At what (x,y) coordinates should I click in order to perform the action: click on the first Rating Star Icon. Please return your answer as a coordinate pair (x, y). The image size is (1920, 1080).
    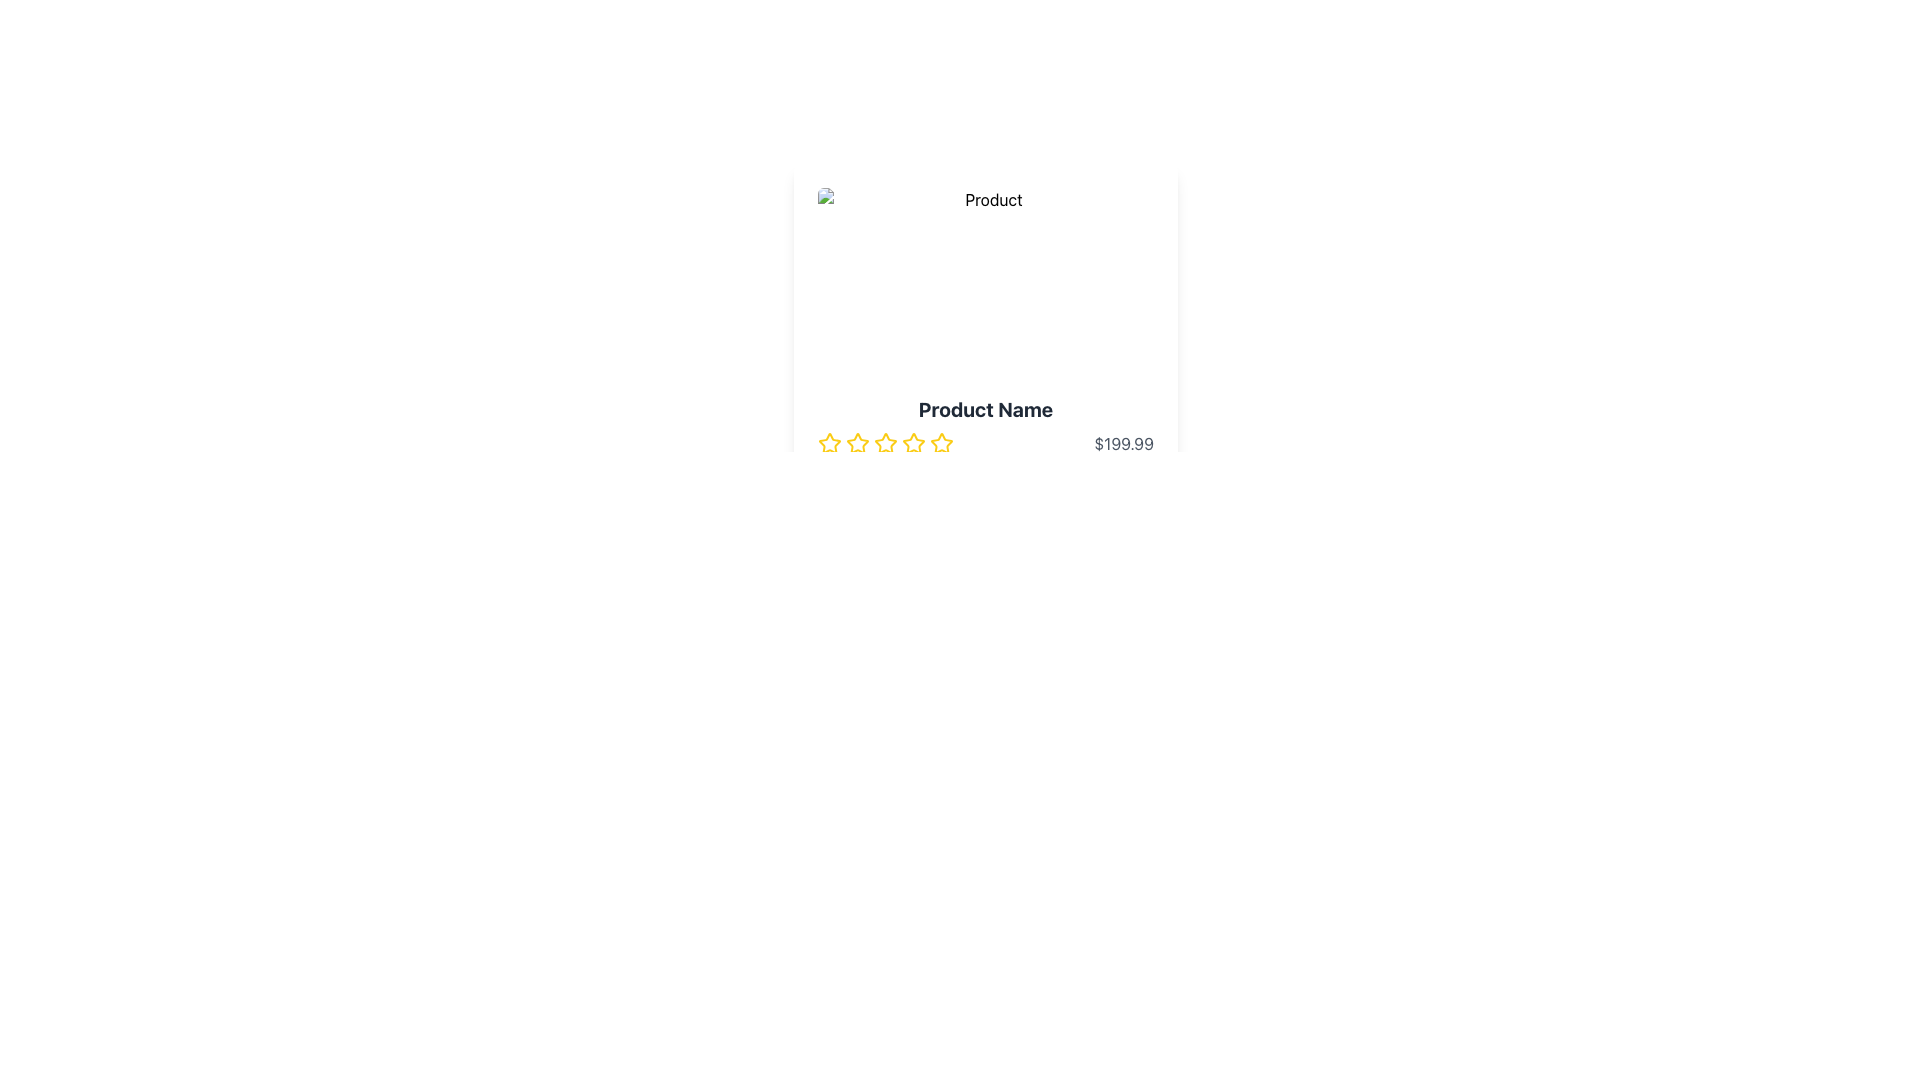
    Looking at the image, I should click on (830, 442).